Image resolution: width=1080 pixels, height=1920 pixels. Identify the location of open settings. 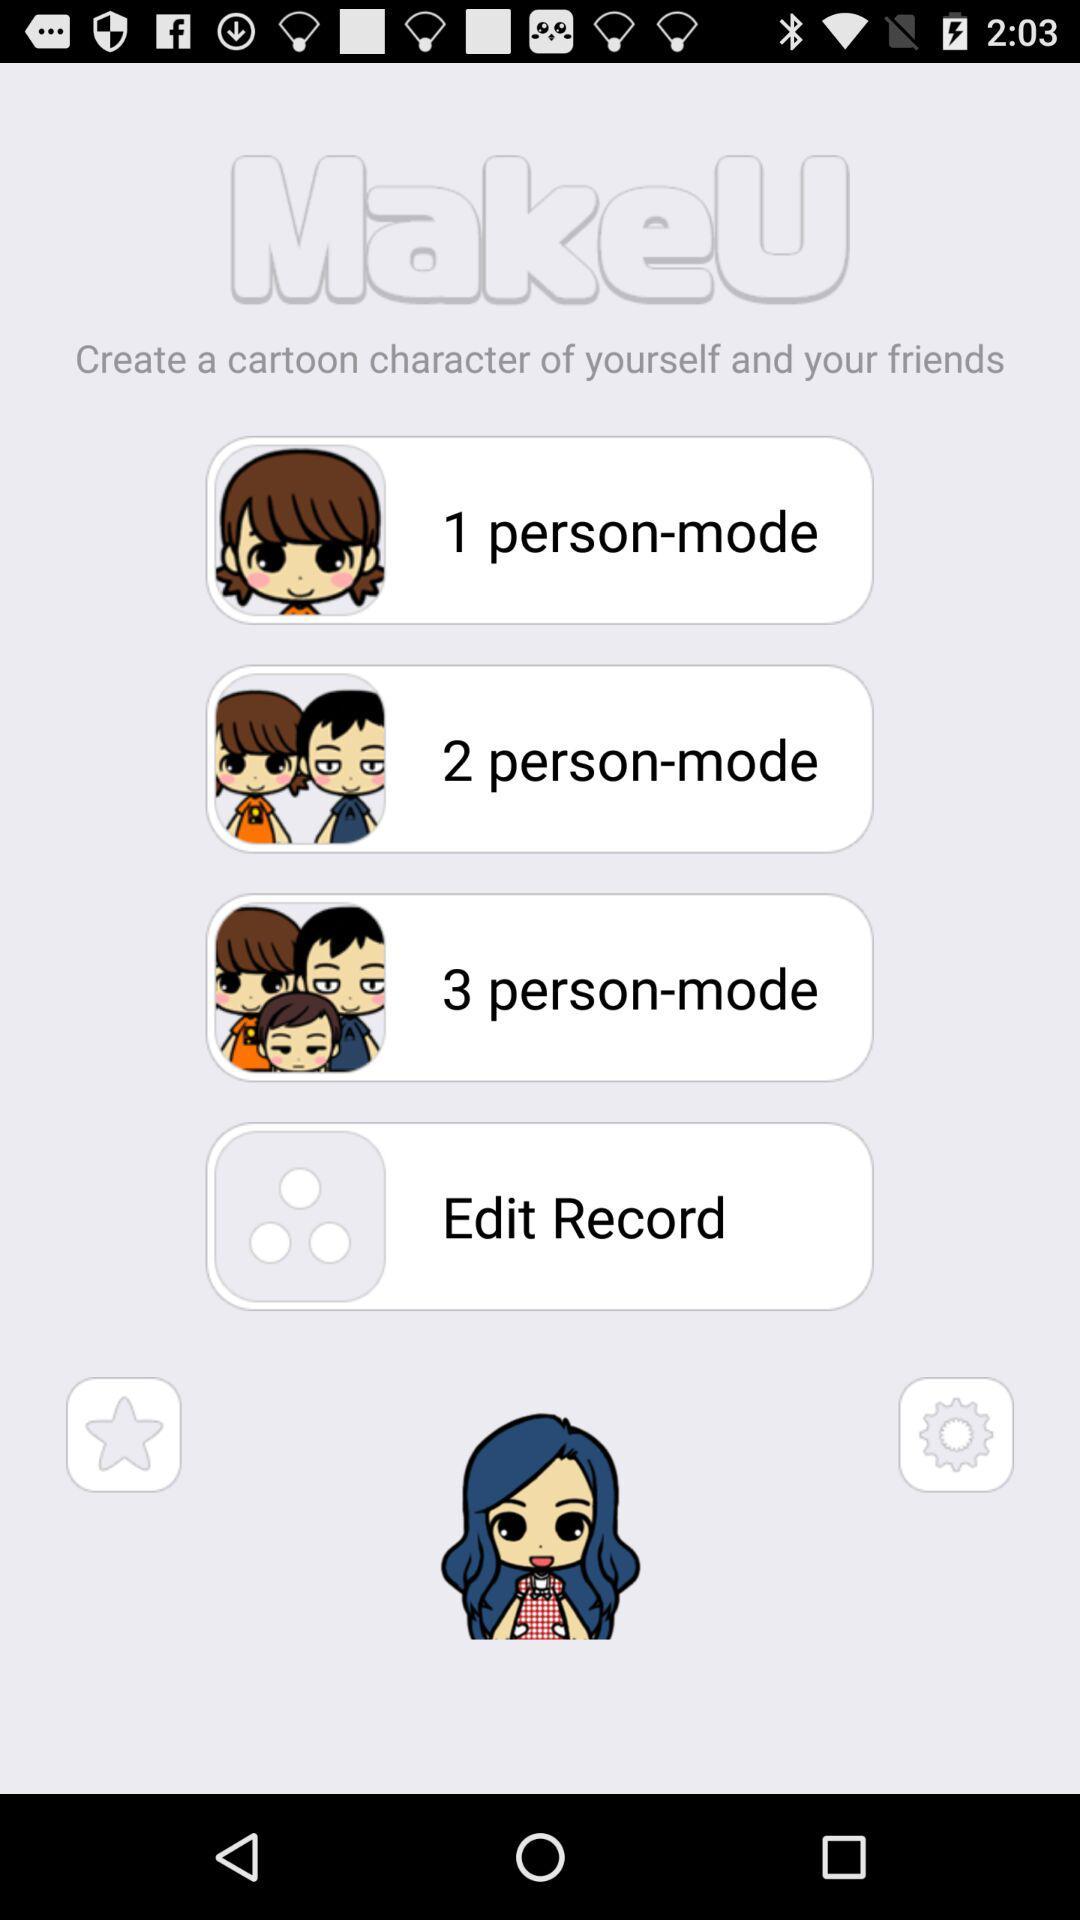
(955, 1433).